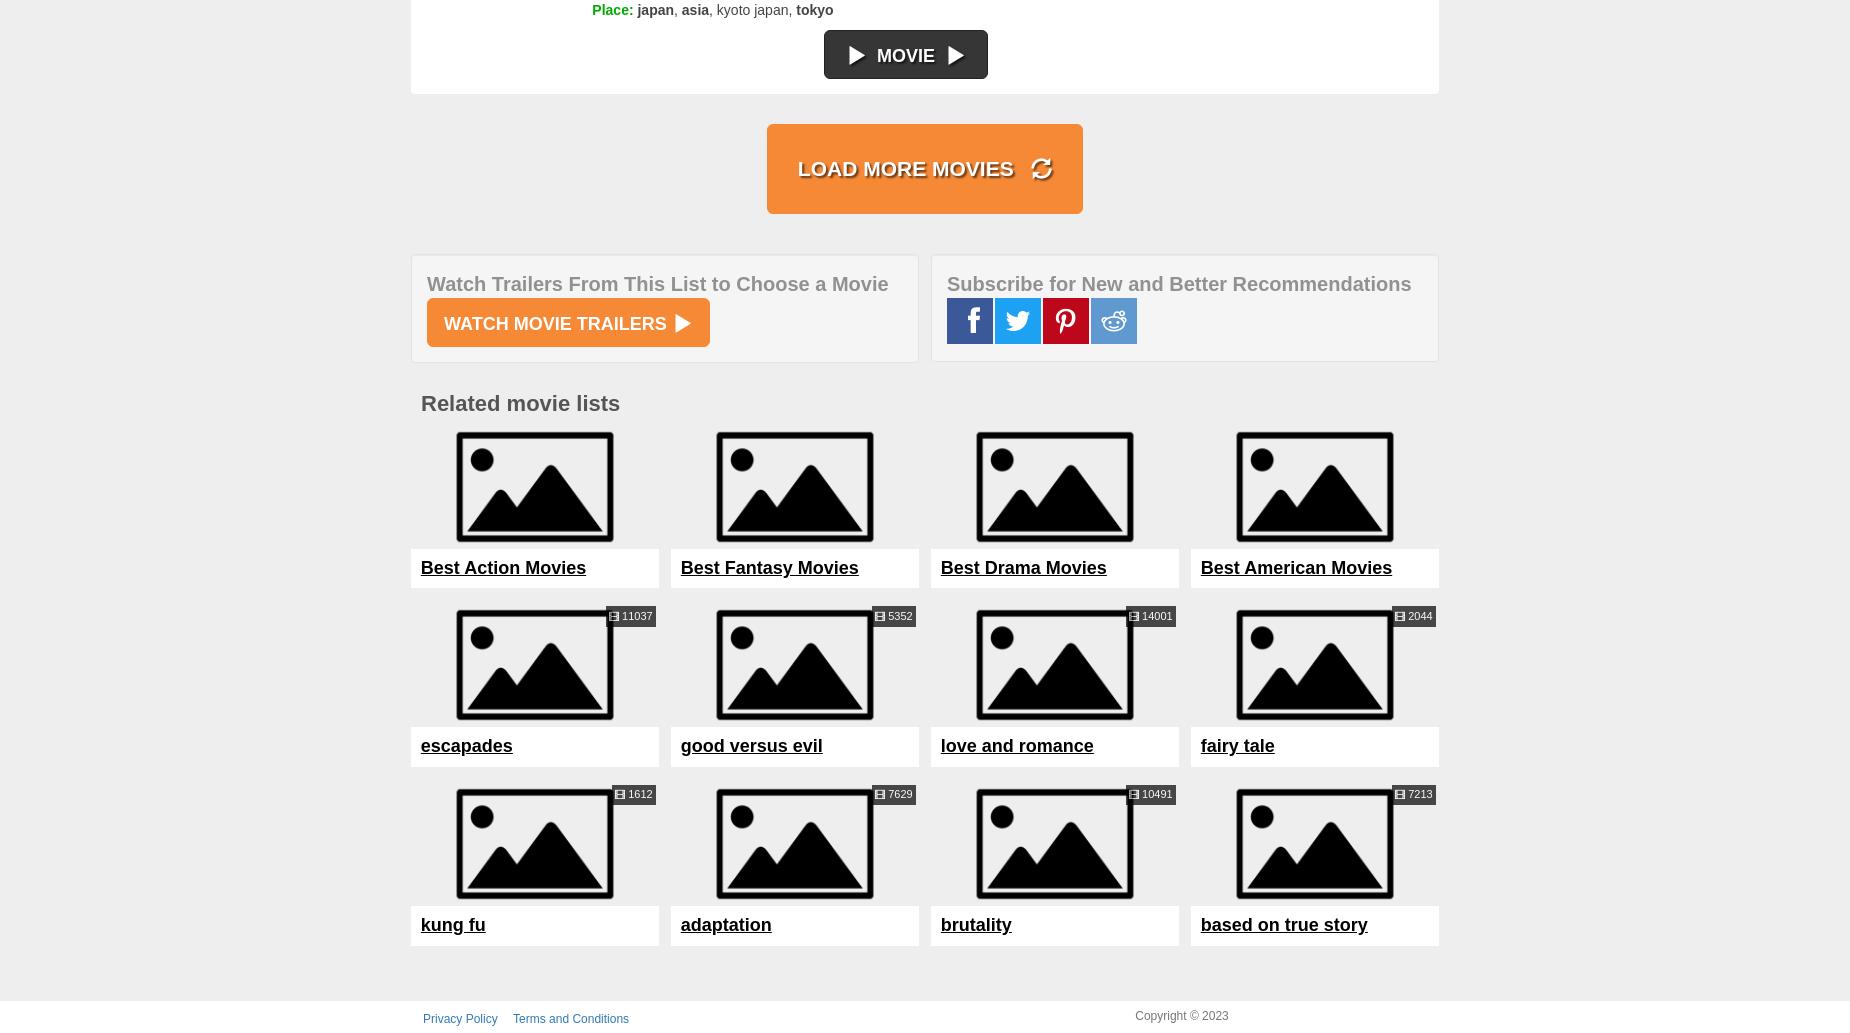 The image size is (1850, 1033). I want to click on 'Best Fantasy Movies', so click(769, 566).